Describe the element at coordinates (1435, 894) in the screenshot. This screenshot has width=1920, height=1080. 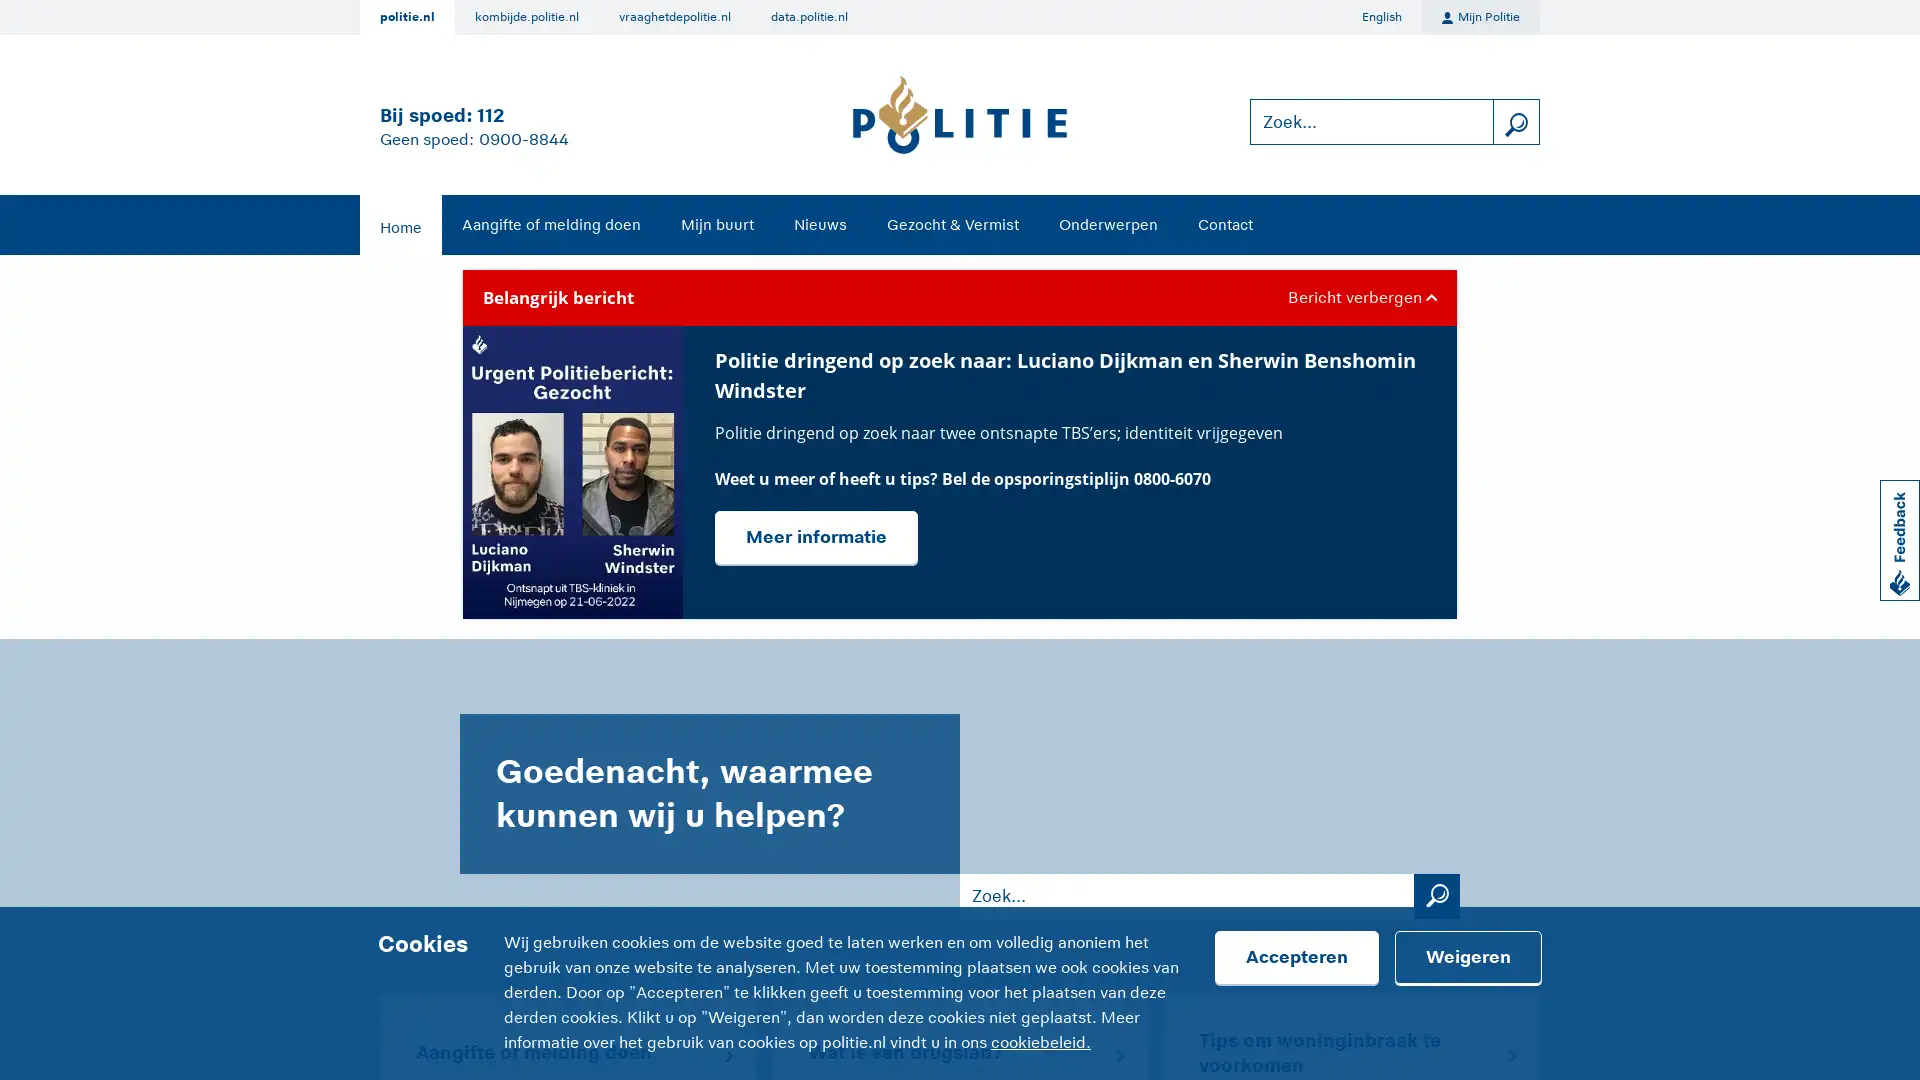
I see `zoeken` at that location.